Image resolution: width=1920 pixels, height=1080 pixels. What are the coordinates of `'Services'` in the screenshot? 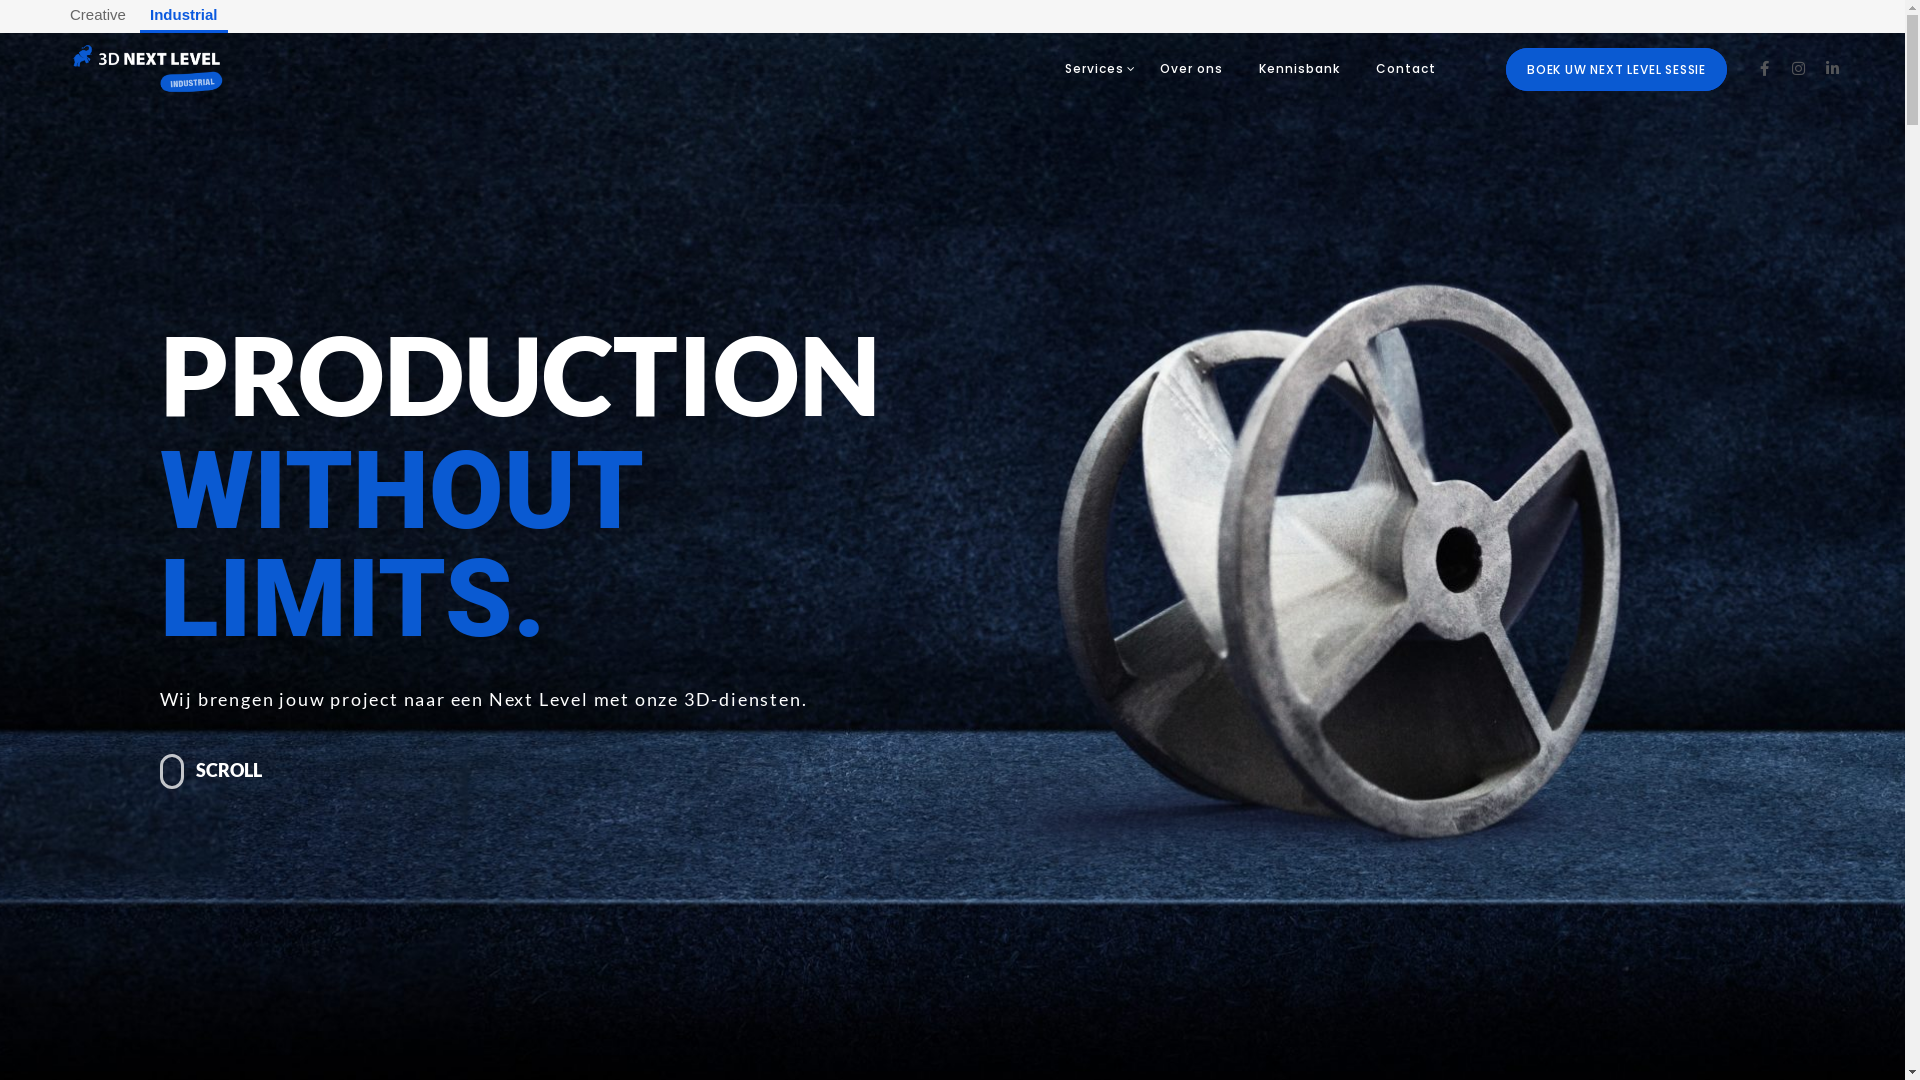 It's located at (1093, 67).